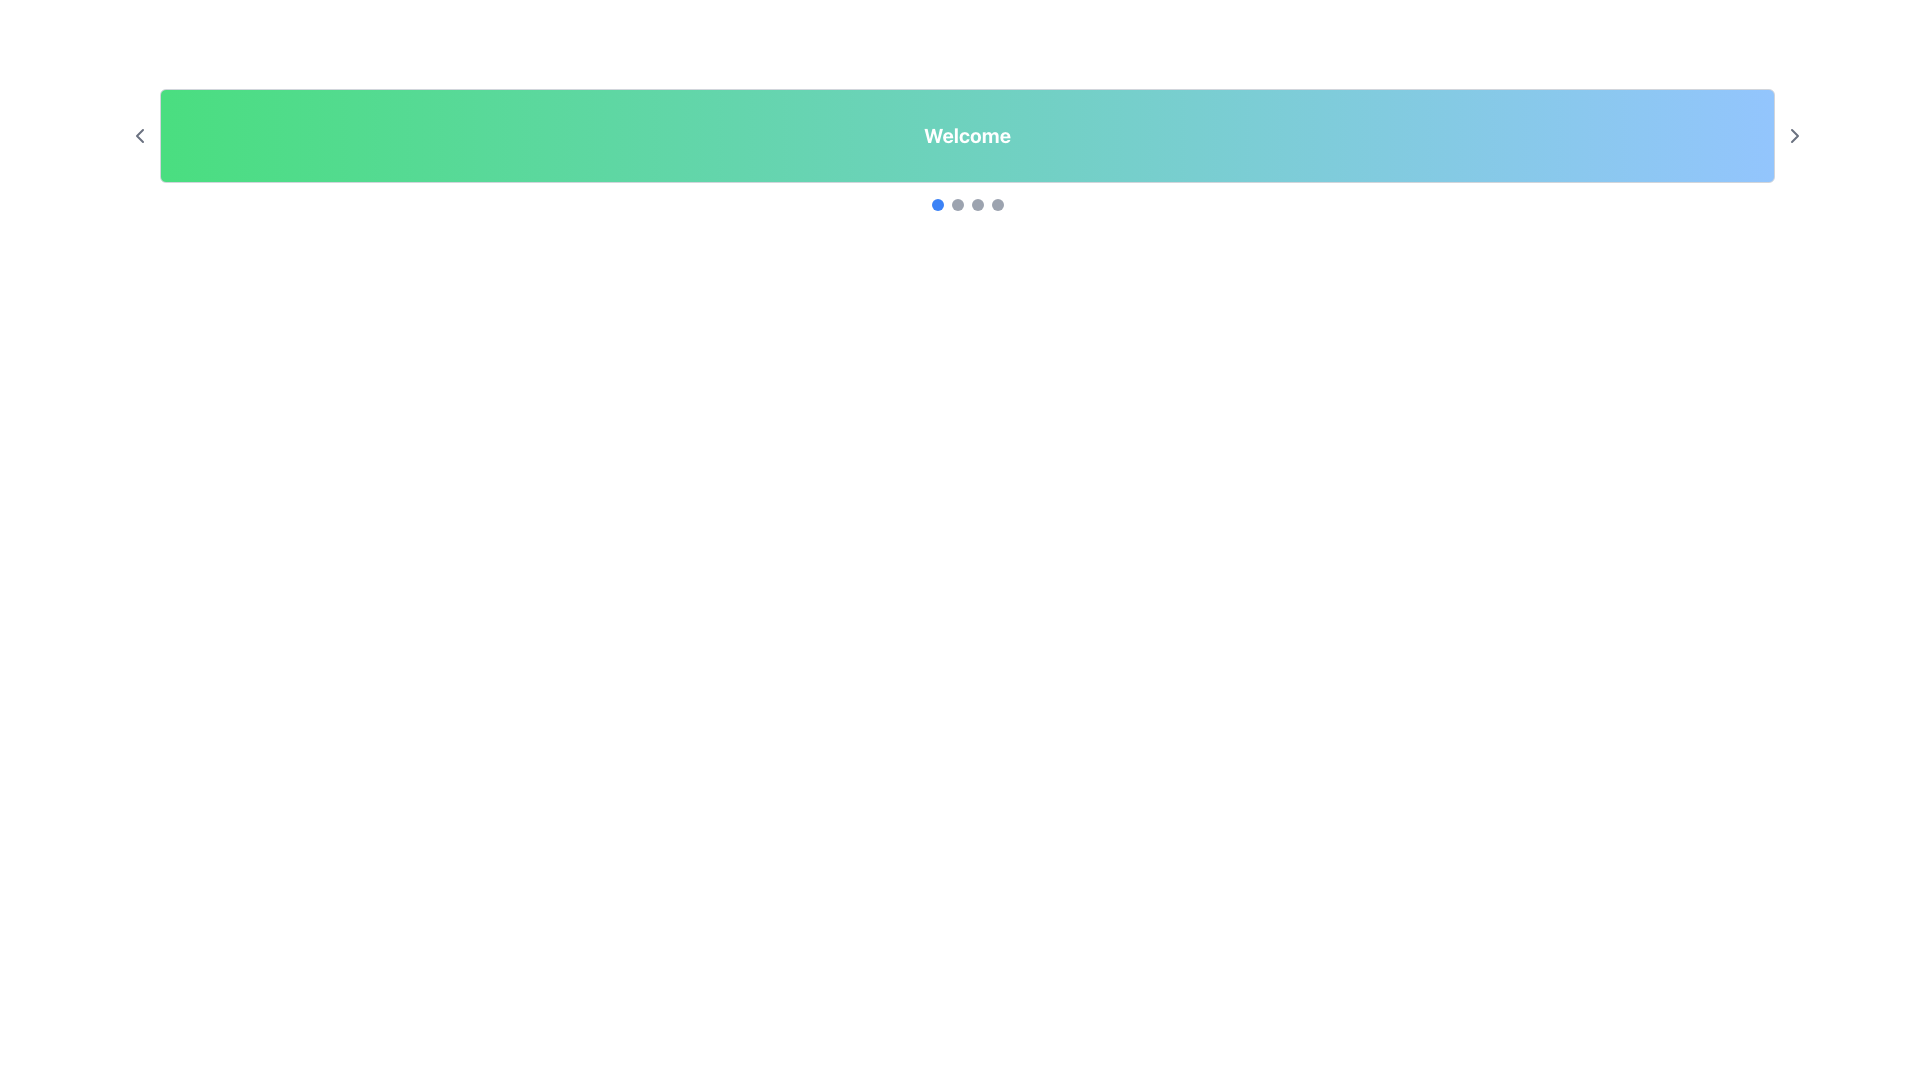 The width and height of the screenshot is (1920, 1080). Describe the element at coordinates (1795, 135) in the screenshot. I see `the right-pointing chevron button located at the far-right end of the gradient banner` at that location.